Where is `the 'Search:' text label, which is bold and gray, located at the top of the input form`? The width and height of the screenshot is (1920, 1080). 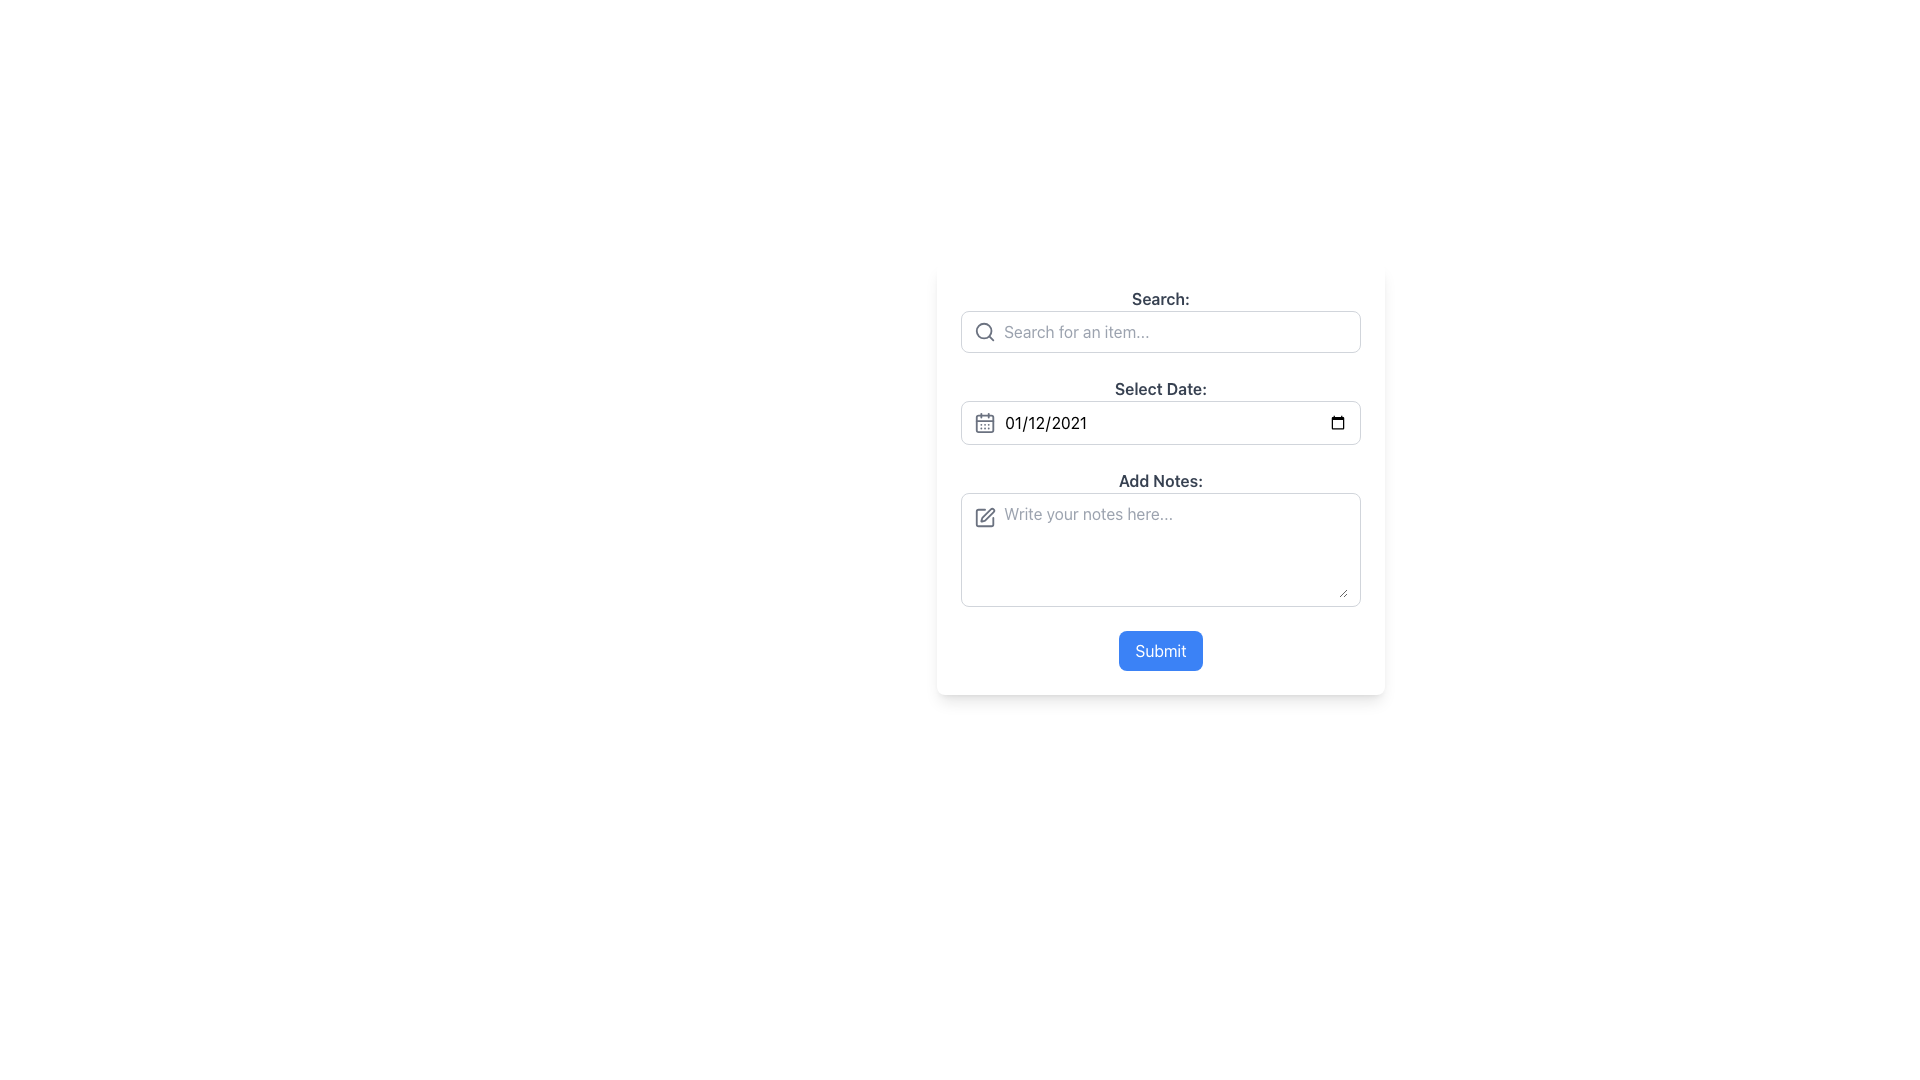 the 'Search:' text label, which is bold and gray, located at the top of the input form is located at coordinates (1161, 299).